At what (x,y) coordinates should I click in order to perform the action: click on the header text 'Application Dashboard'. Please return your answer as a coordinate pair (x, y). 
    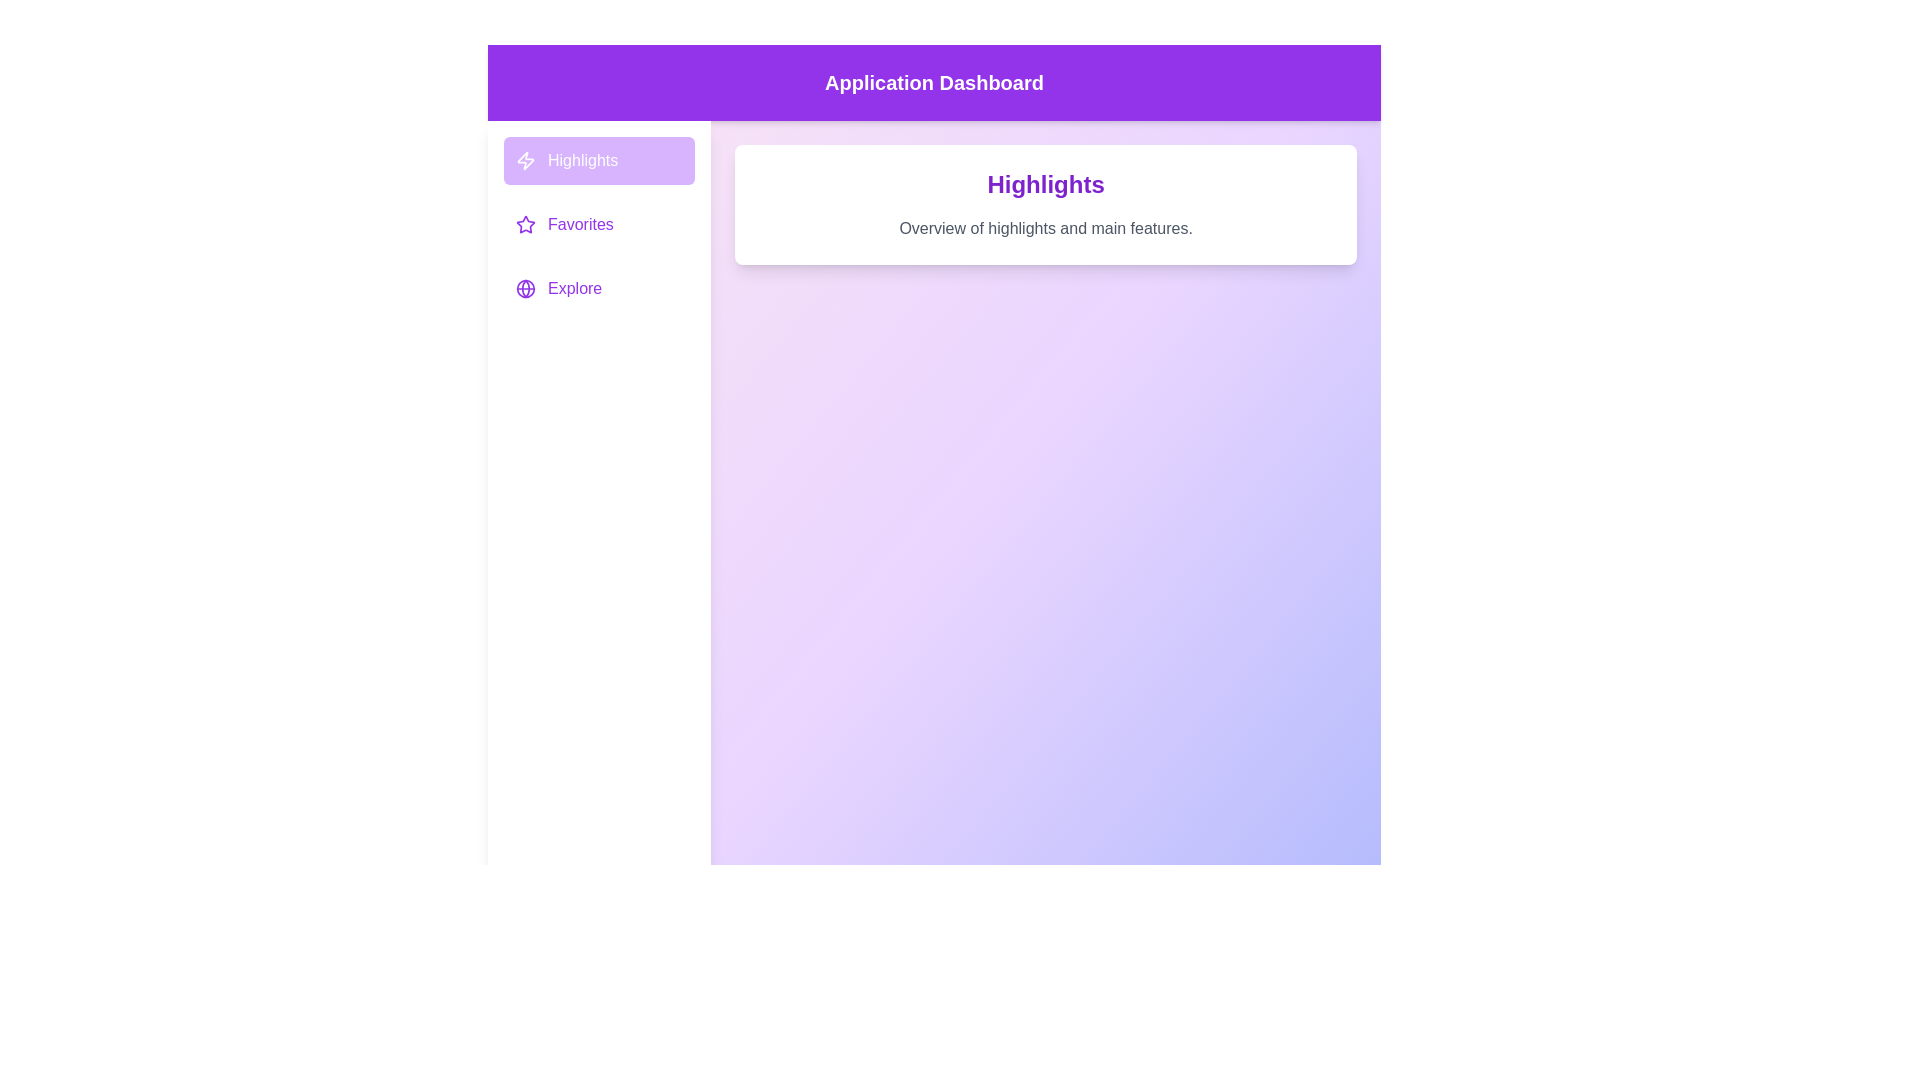
    Looking at the image, I should click on (933, 82).